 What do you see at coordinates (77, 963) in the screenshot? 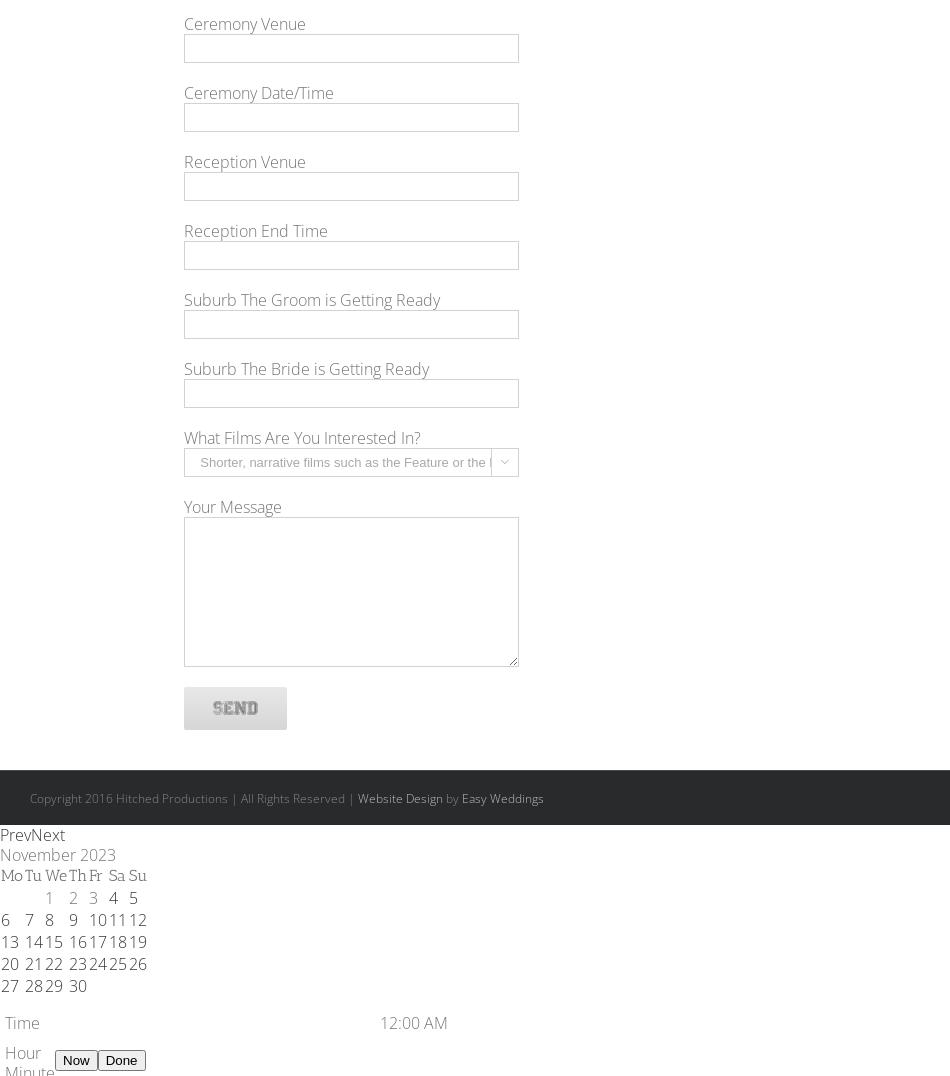
I see `'23'` at bounding box center [77, 963].